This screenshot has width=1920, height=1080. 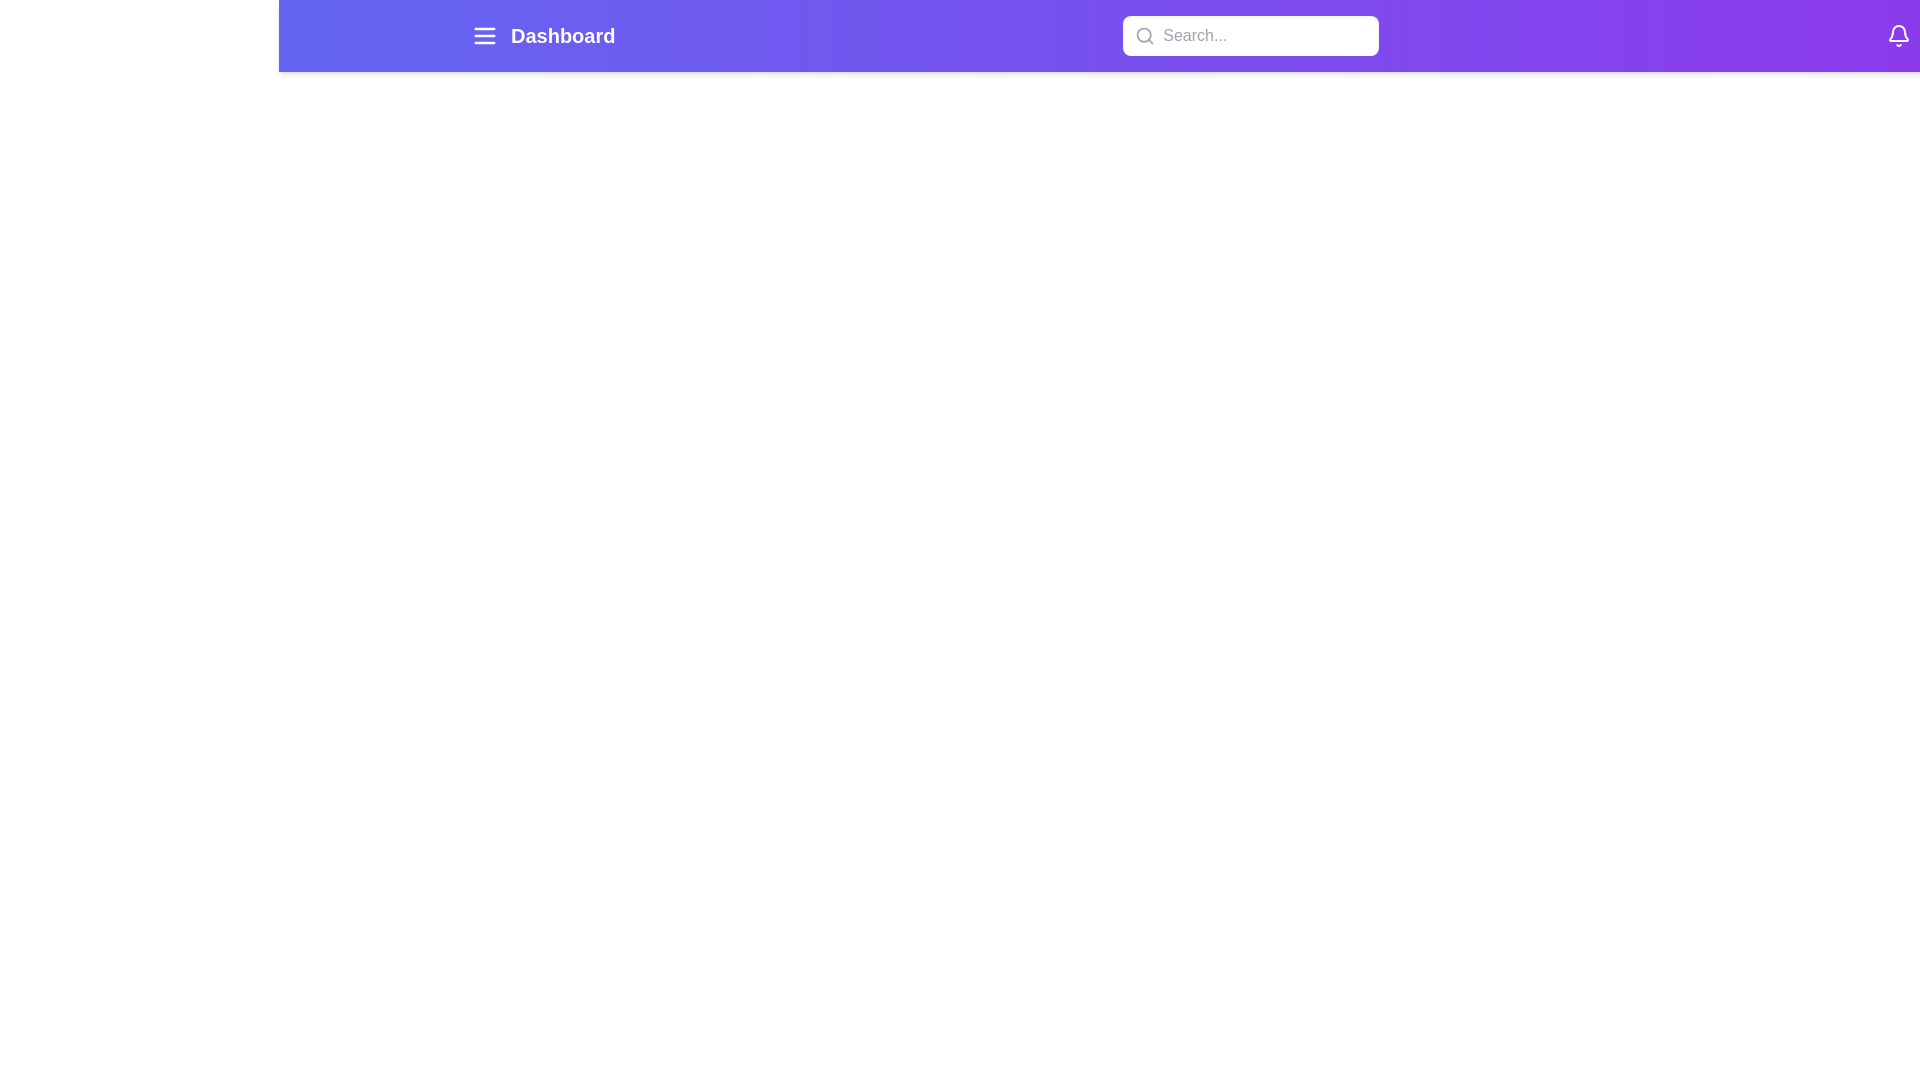 I want to click on the notification bell icon, so click(x=1898, y=35).